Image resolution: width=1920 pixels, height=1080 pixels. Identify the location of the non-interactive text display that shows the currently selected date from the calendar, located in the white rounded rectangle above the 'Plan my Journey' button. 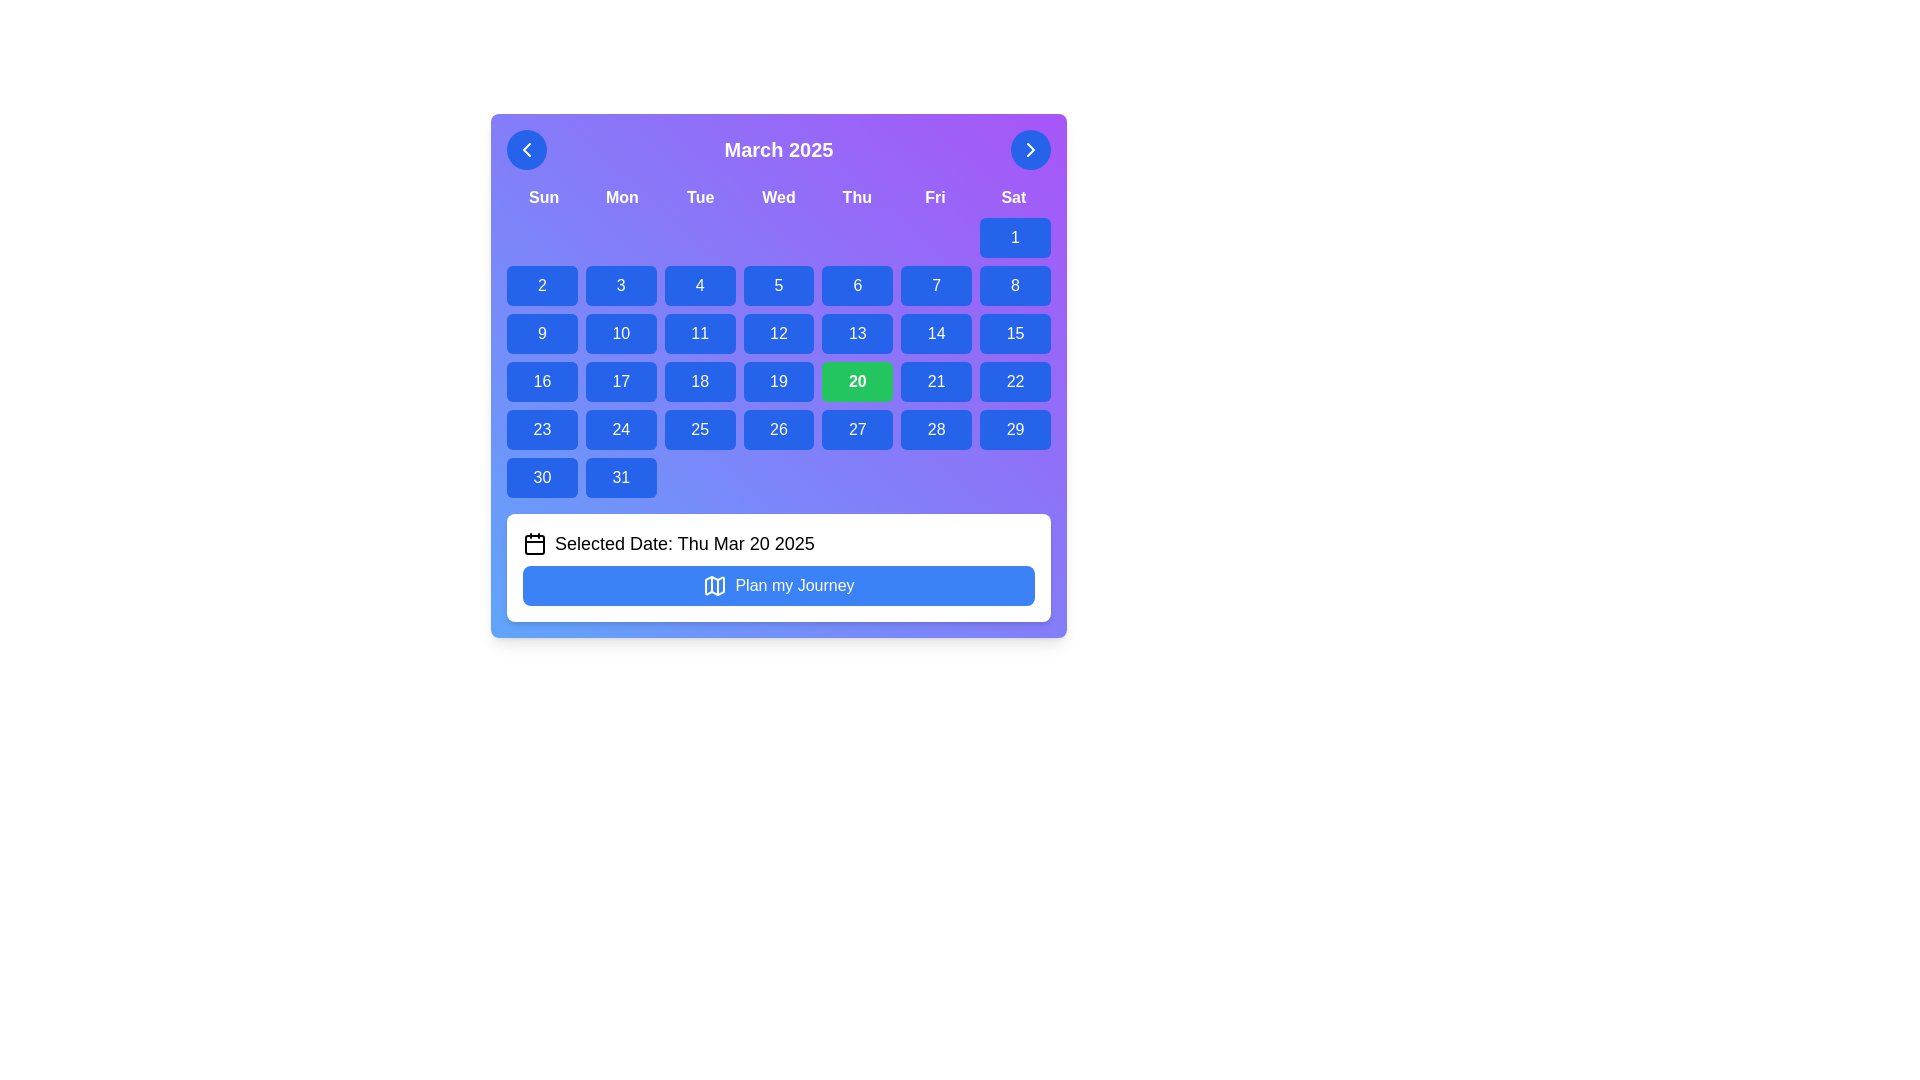
(777, 543).